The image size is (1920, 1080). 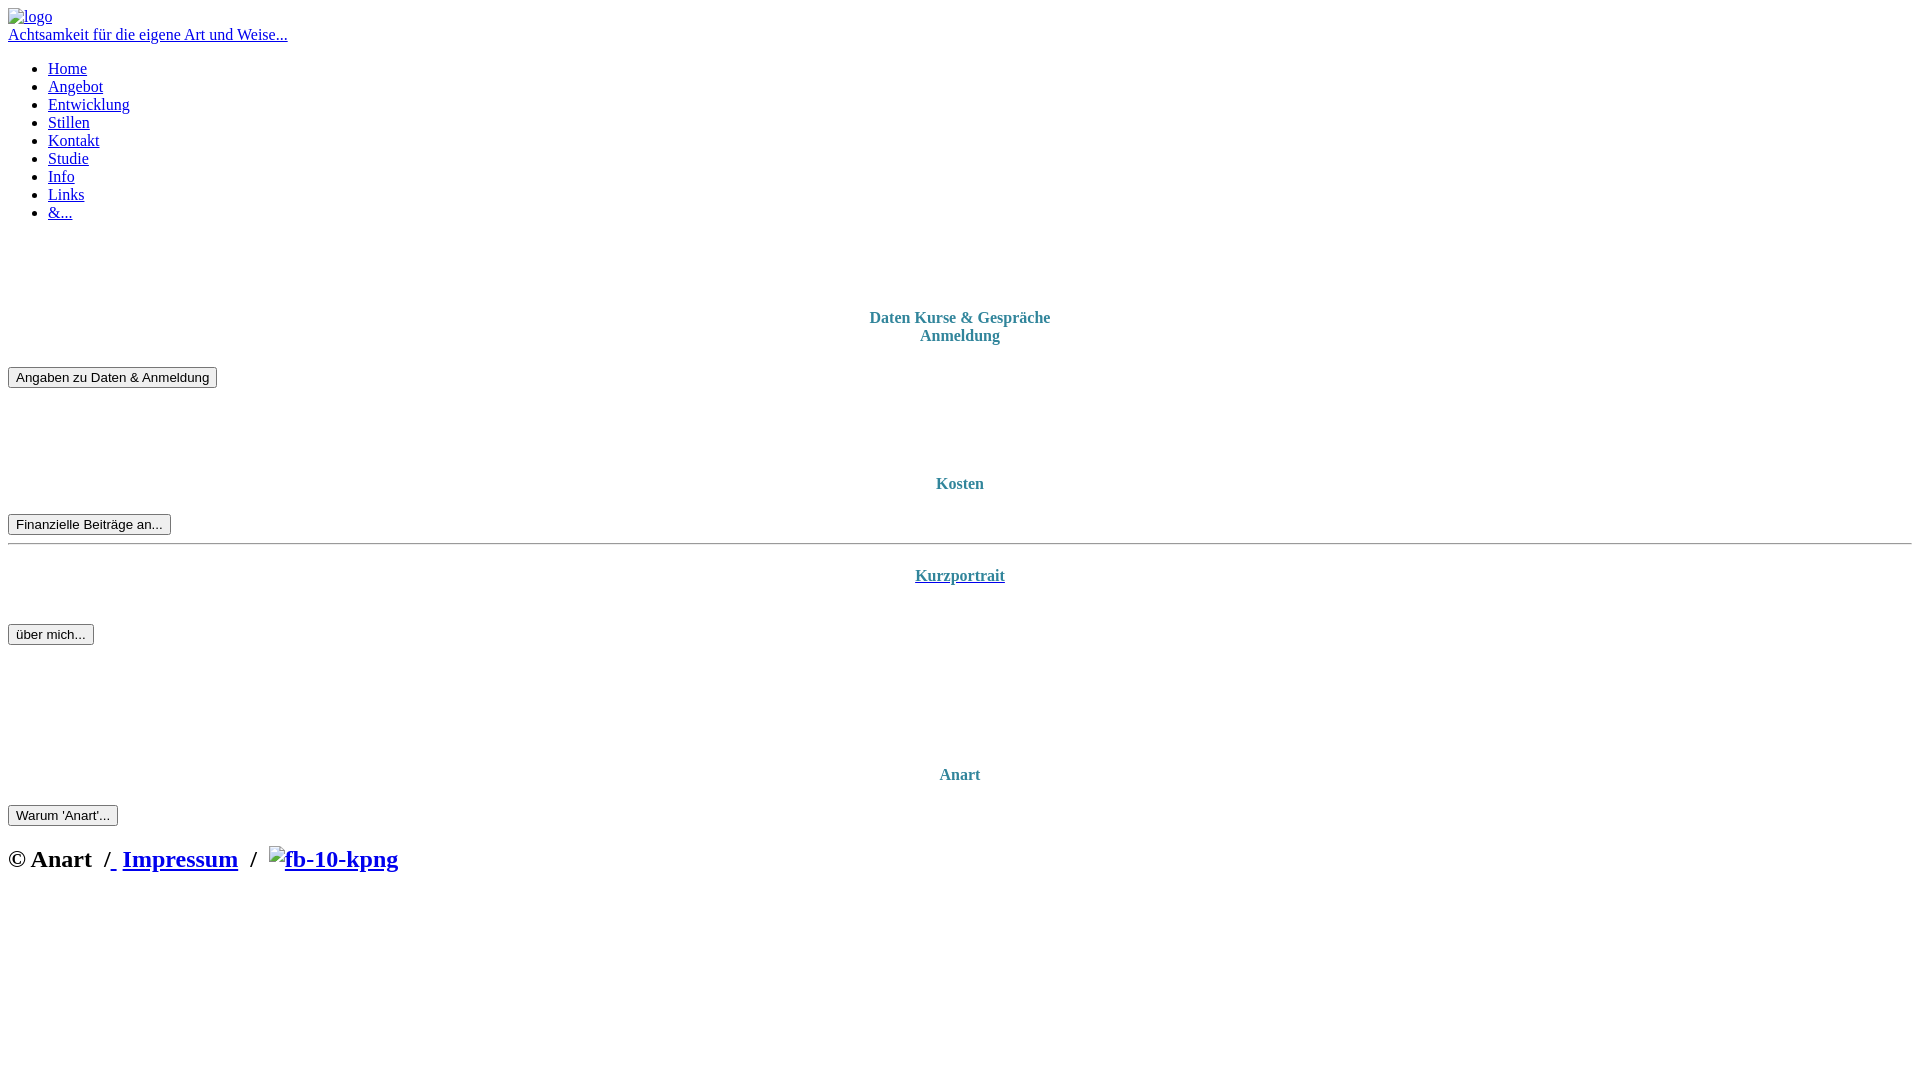 What do you see at coordinates (68, 157) in the screenshot?
I see `'Studie'` at bounding box center [68, 157].